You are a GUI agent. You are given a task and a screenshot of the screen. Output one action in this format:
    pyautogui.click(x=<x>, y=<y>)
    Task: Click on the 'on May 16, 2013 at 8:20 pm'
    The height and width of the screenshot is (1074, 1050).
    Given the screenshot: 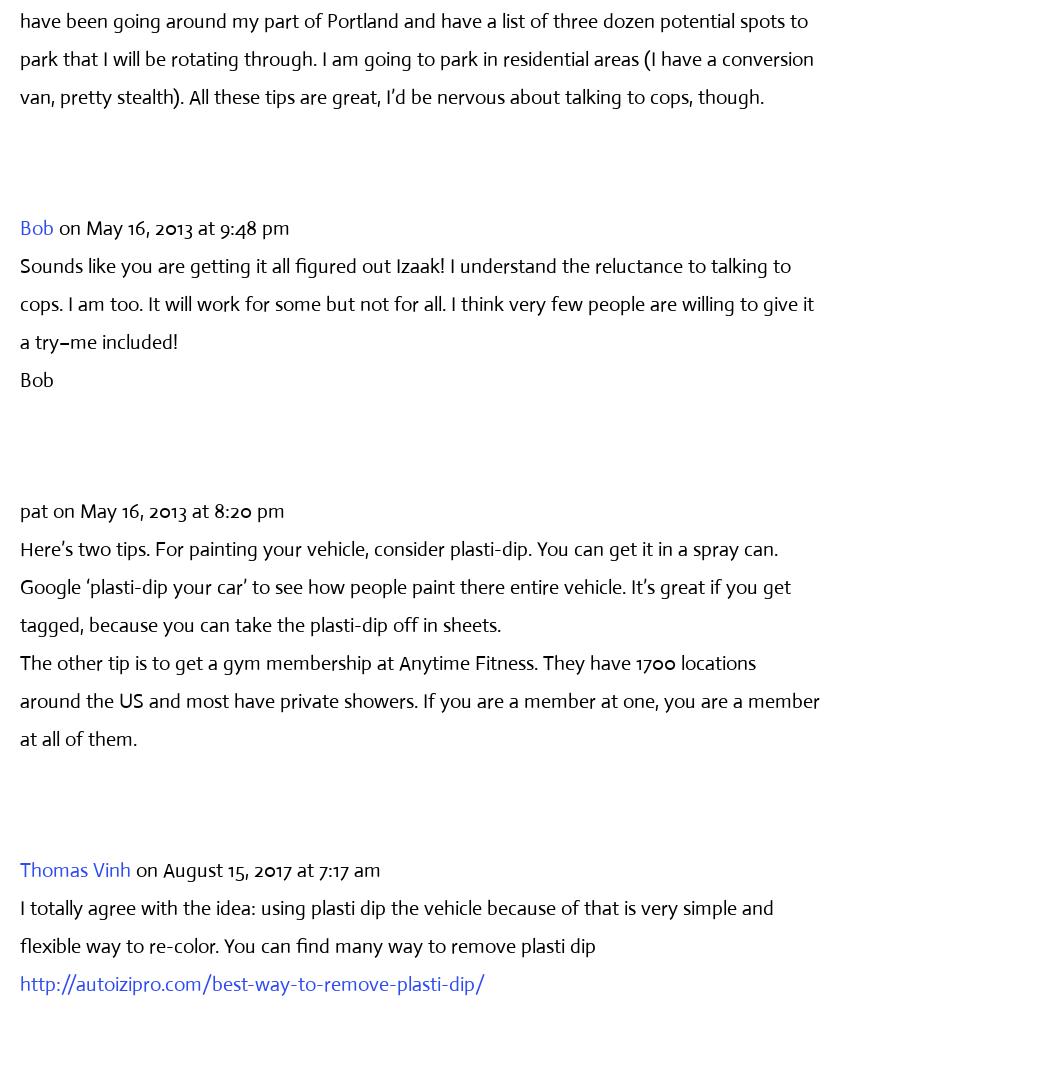 What is the action you would take?
    pyautogui.click(x=169, y=510)
    